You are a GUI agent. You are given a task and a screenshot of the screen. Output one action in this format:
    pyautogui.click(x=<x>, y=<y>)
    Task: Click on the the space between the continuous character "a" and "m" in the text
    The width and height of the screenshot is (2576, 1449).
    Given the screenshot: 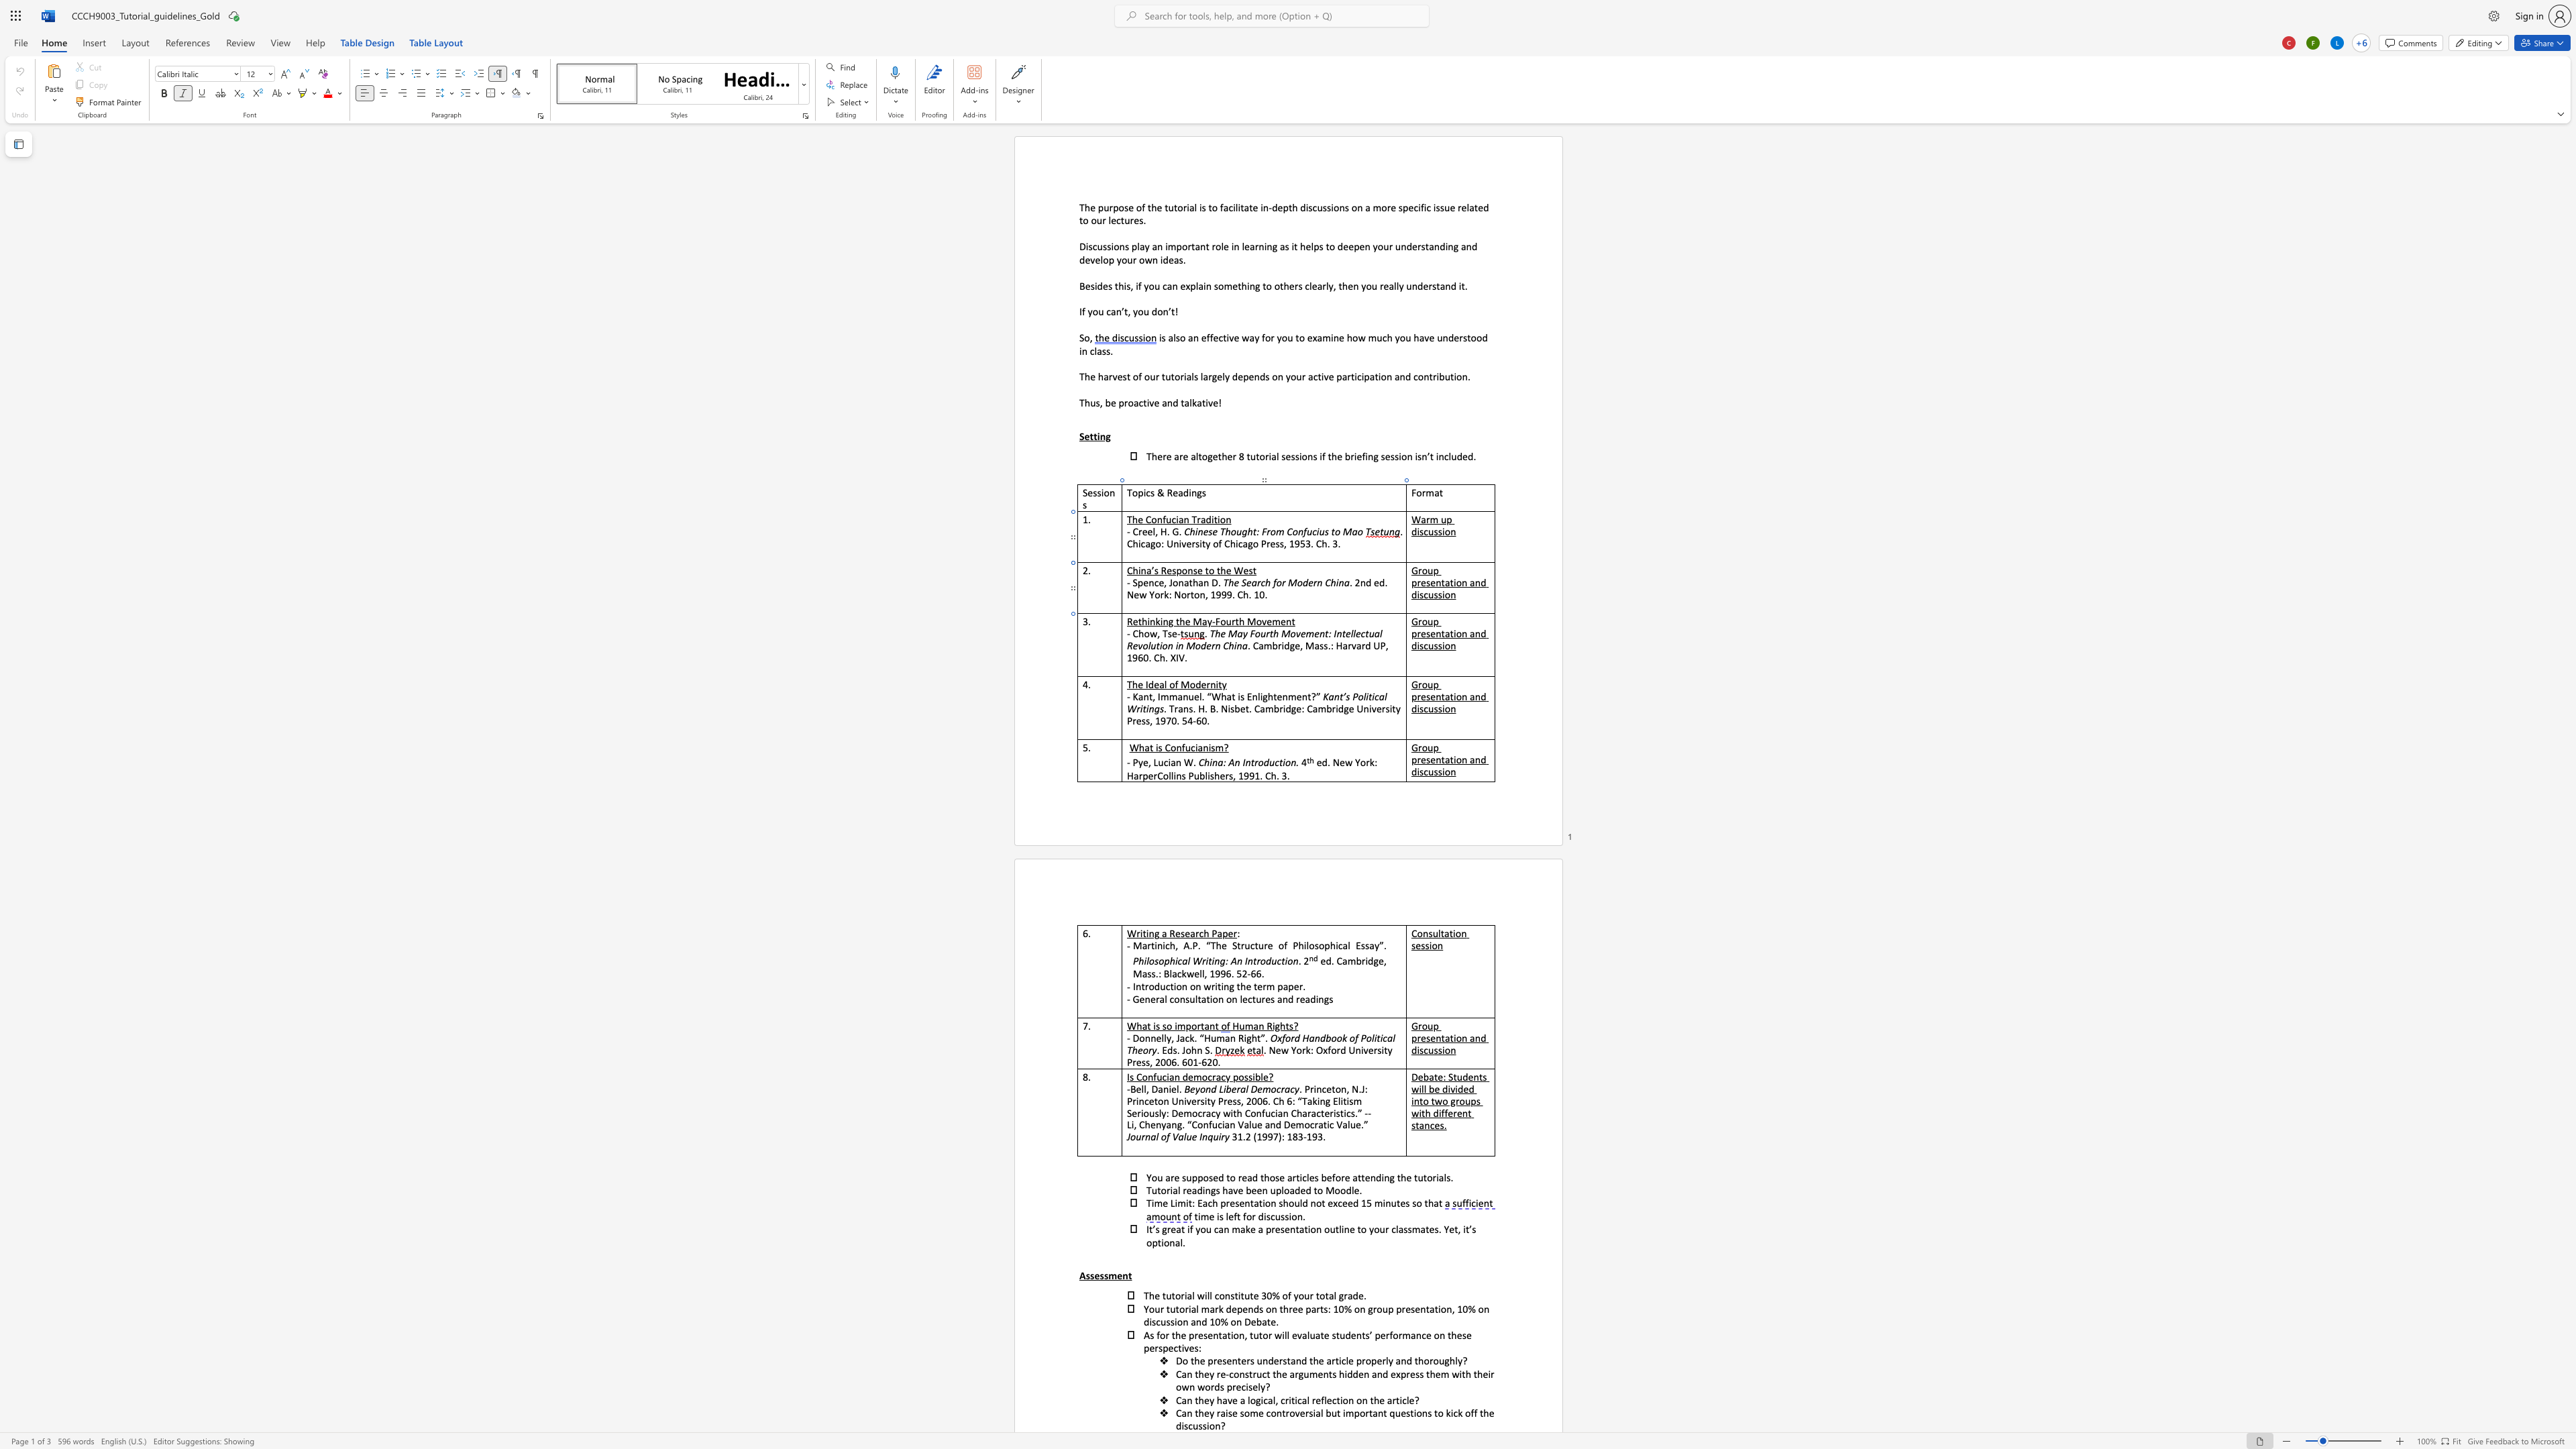 What is the action you would take?
    pyautogui.click(x=1264, y=644)
    